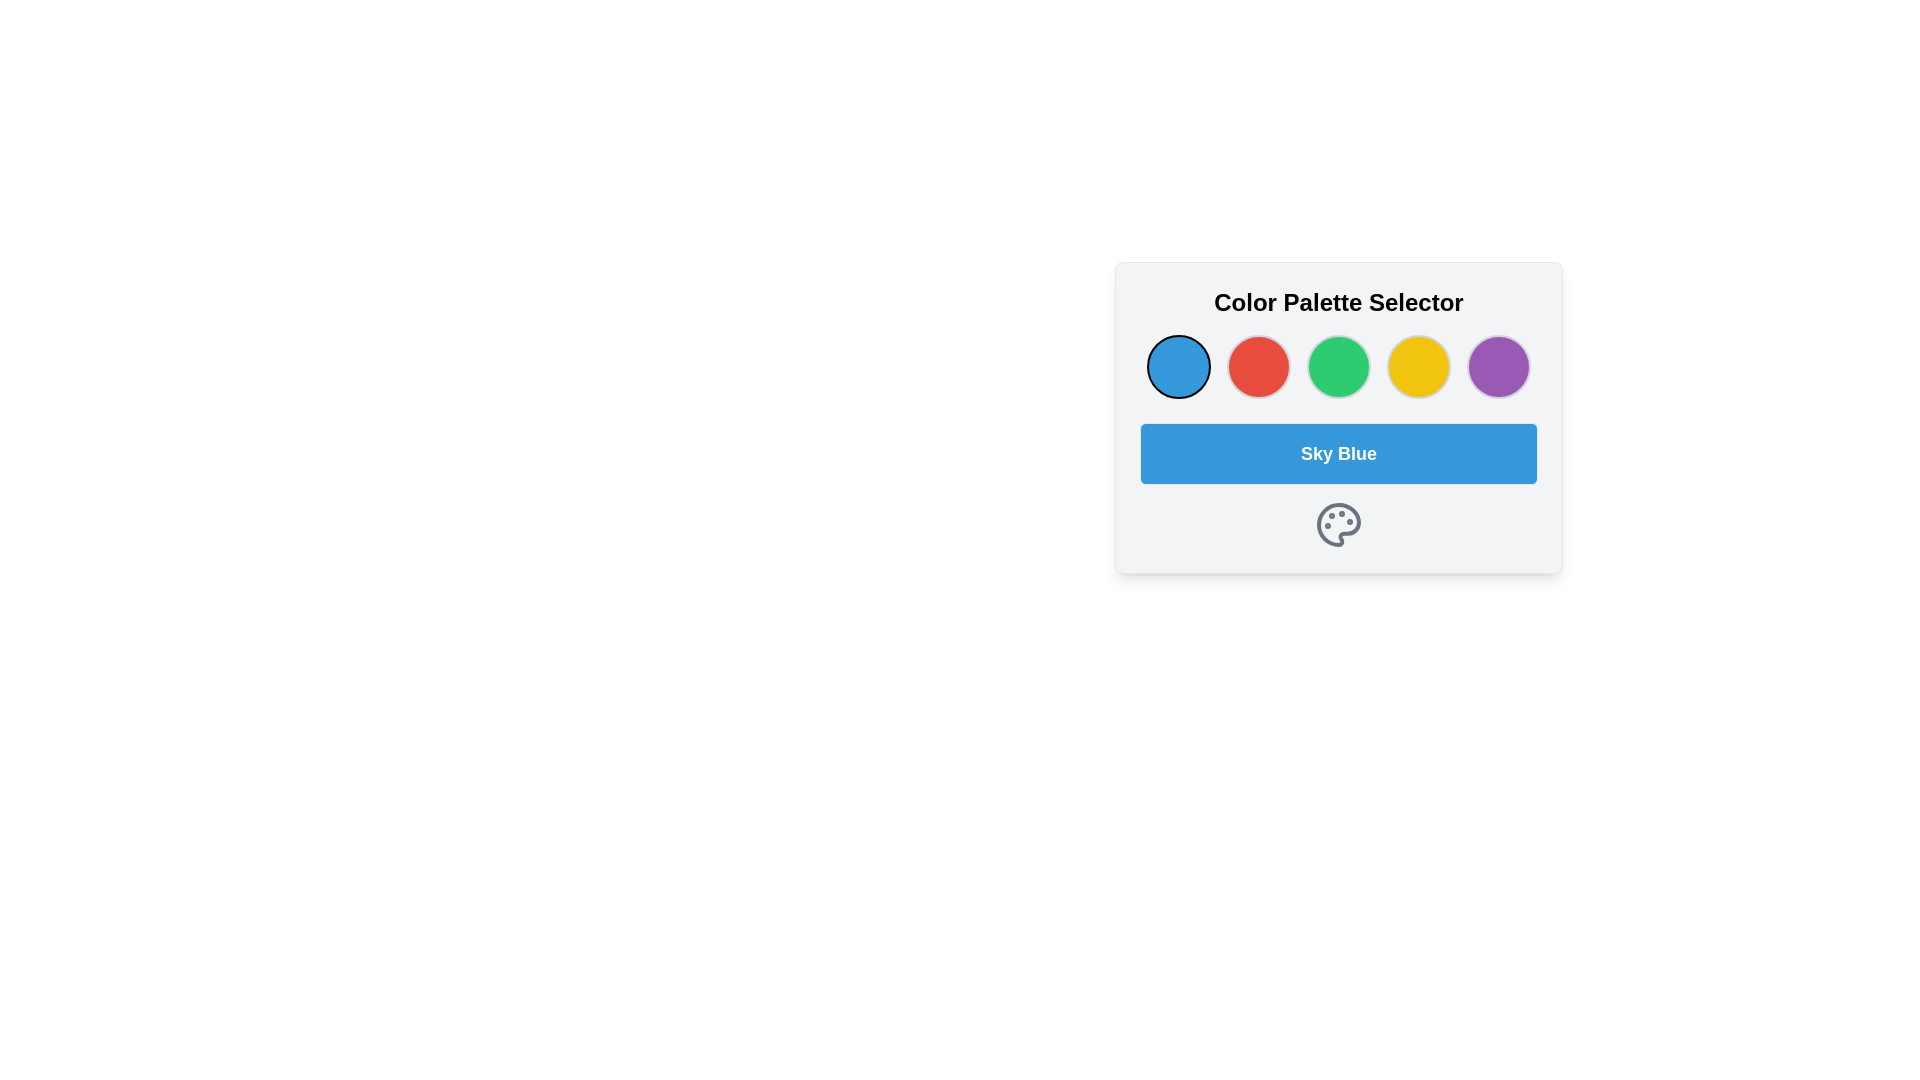  Describe the element at coordinates (1339, 523) in the screenshot. I see `the selectable icon located at the bottom of the color selection interface` at that location.